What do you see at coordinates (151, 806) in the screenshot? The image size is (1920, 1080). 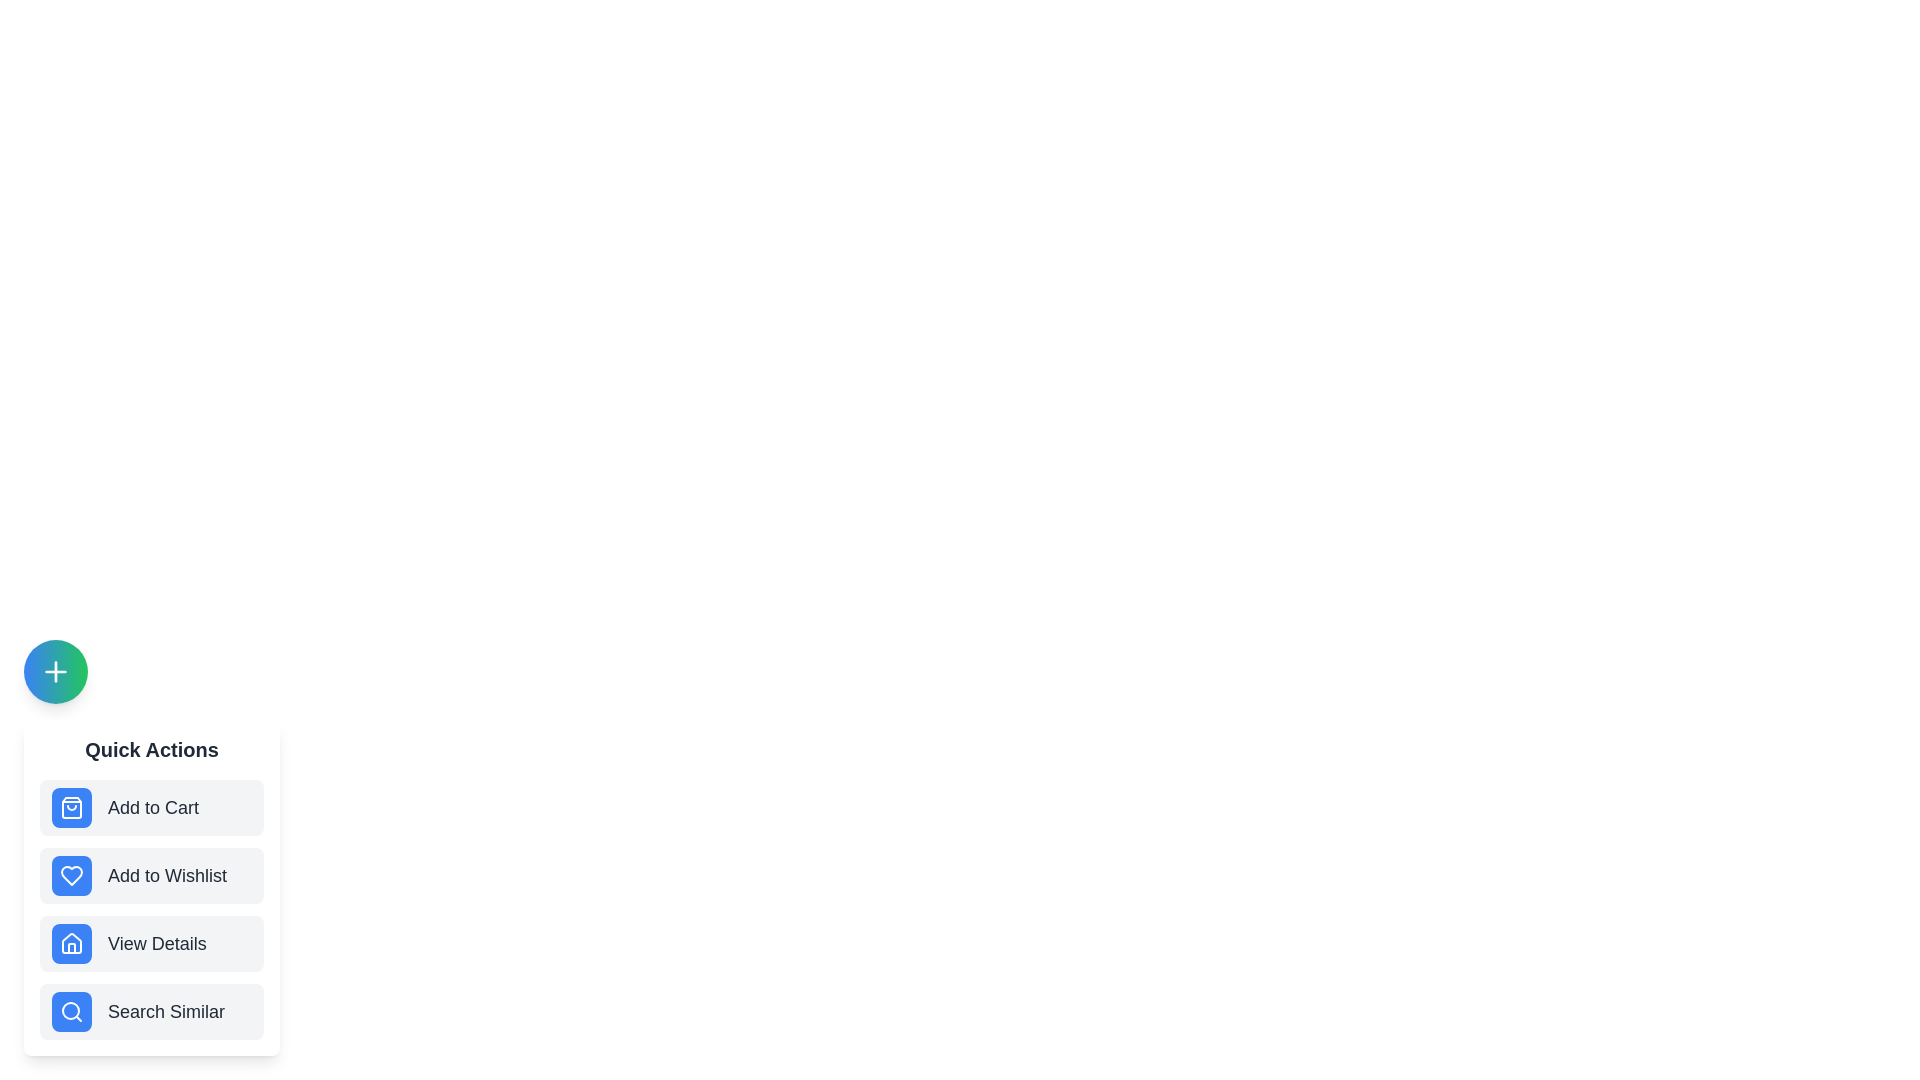 I see `the 'Add to Cart' button` at bounding box center [151, 806].